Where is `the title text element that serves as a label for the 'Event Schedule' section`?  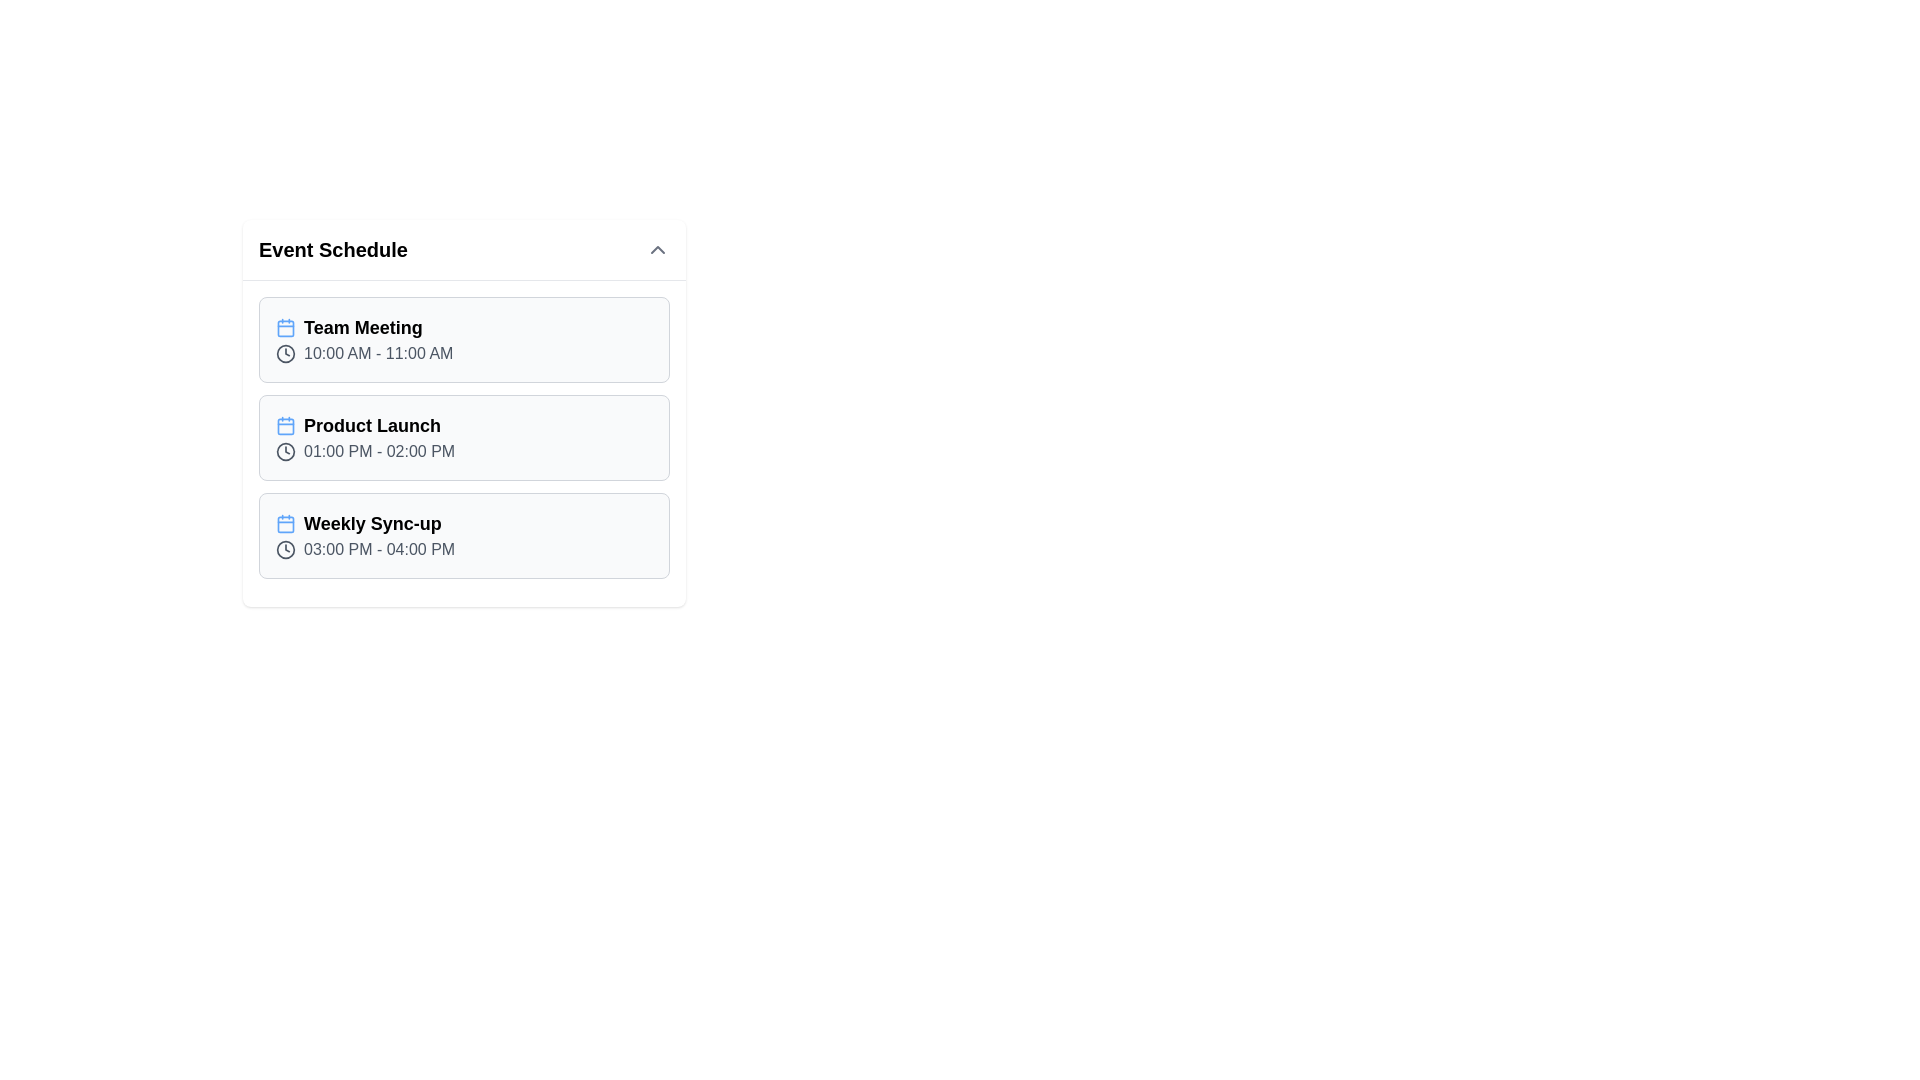 the title text element that serves as a label for the 'Event Schedule' section is located at coordinates (333, 249).